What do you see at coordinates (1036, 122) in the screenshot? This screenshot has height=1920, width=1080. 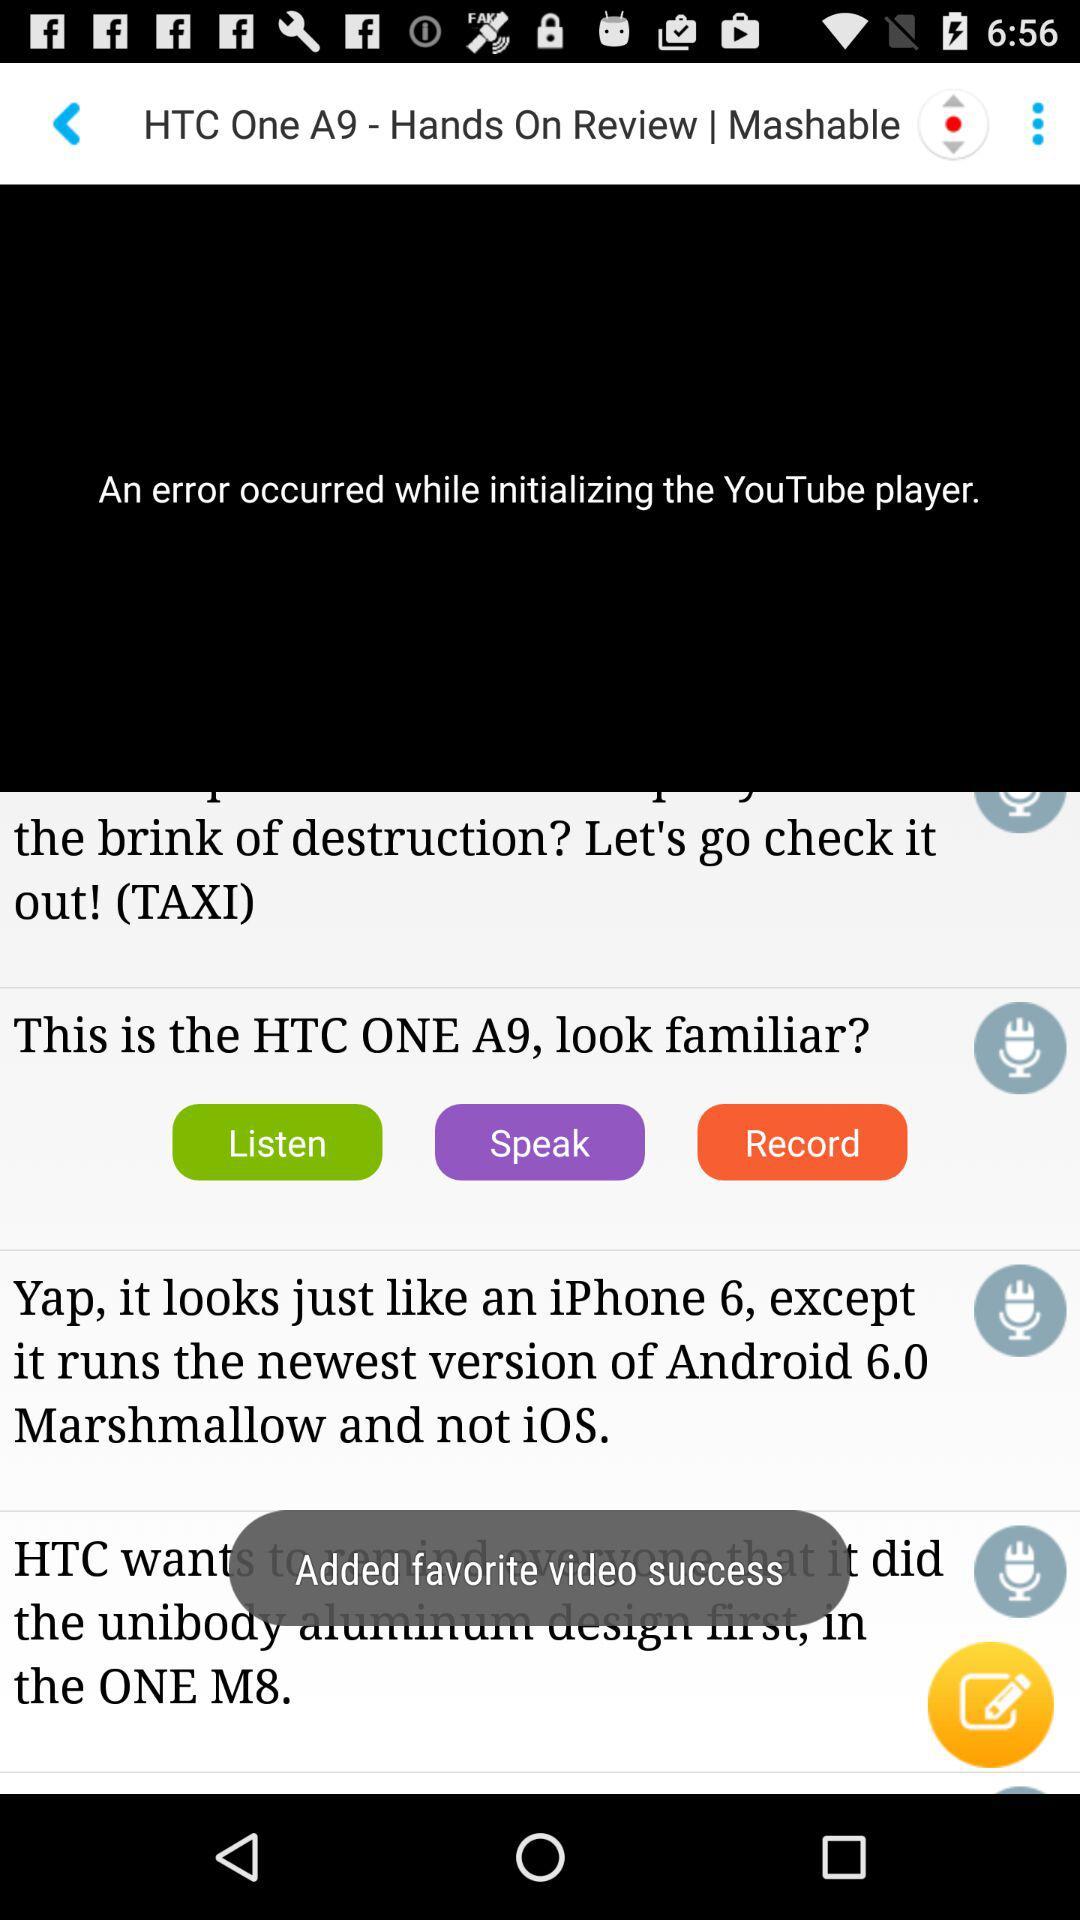 I see `menu` at bounding box center [1036, 122].